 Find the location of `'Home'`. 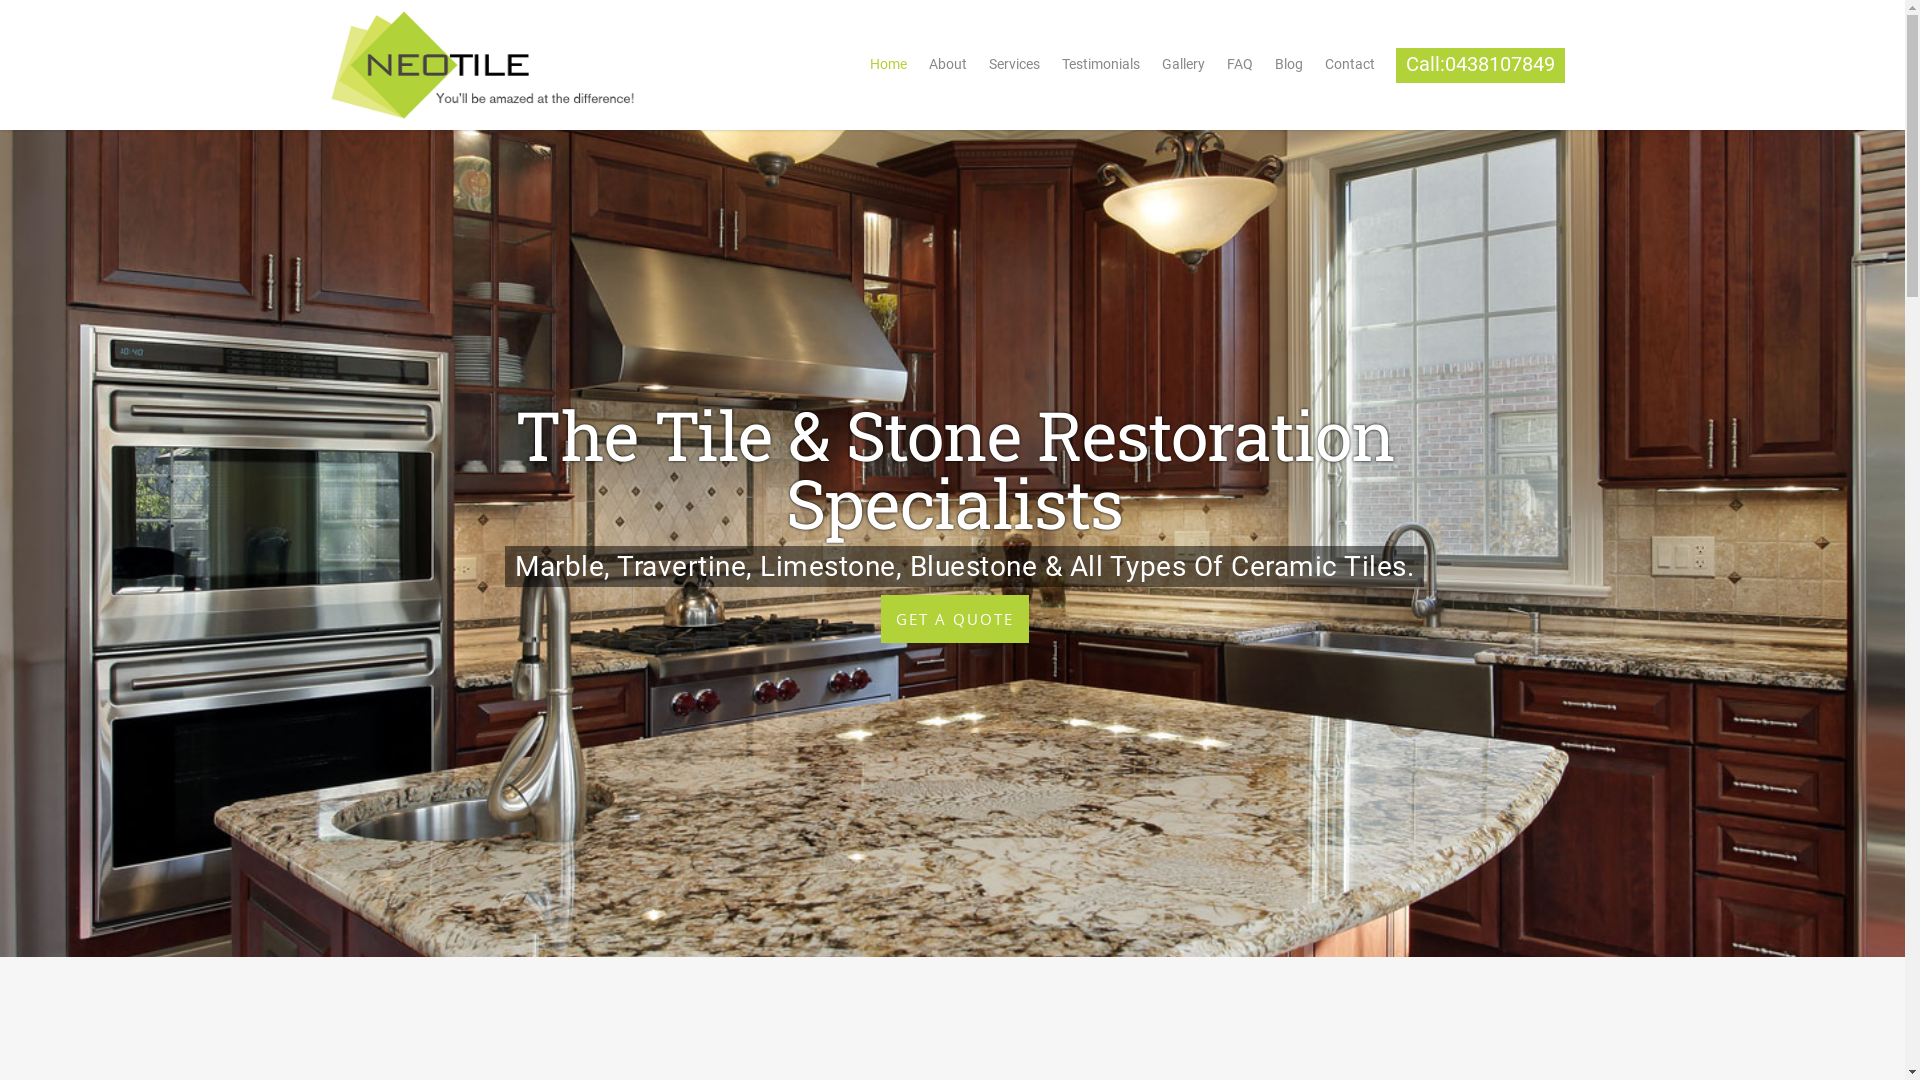

'Home' is located at coordinates (887, 68).